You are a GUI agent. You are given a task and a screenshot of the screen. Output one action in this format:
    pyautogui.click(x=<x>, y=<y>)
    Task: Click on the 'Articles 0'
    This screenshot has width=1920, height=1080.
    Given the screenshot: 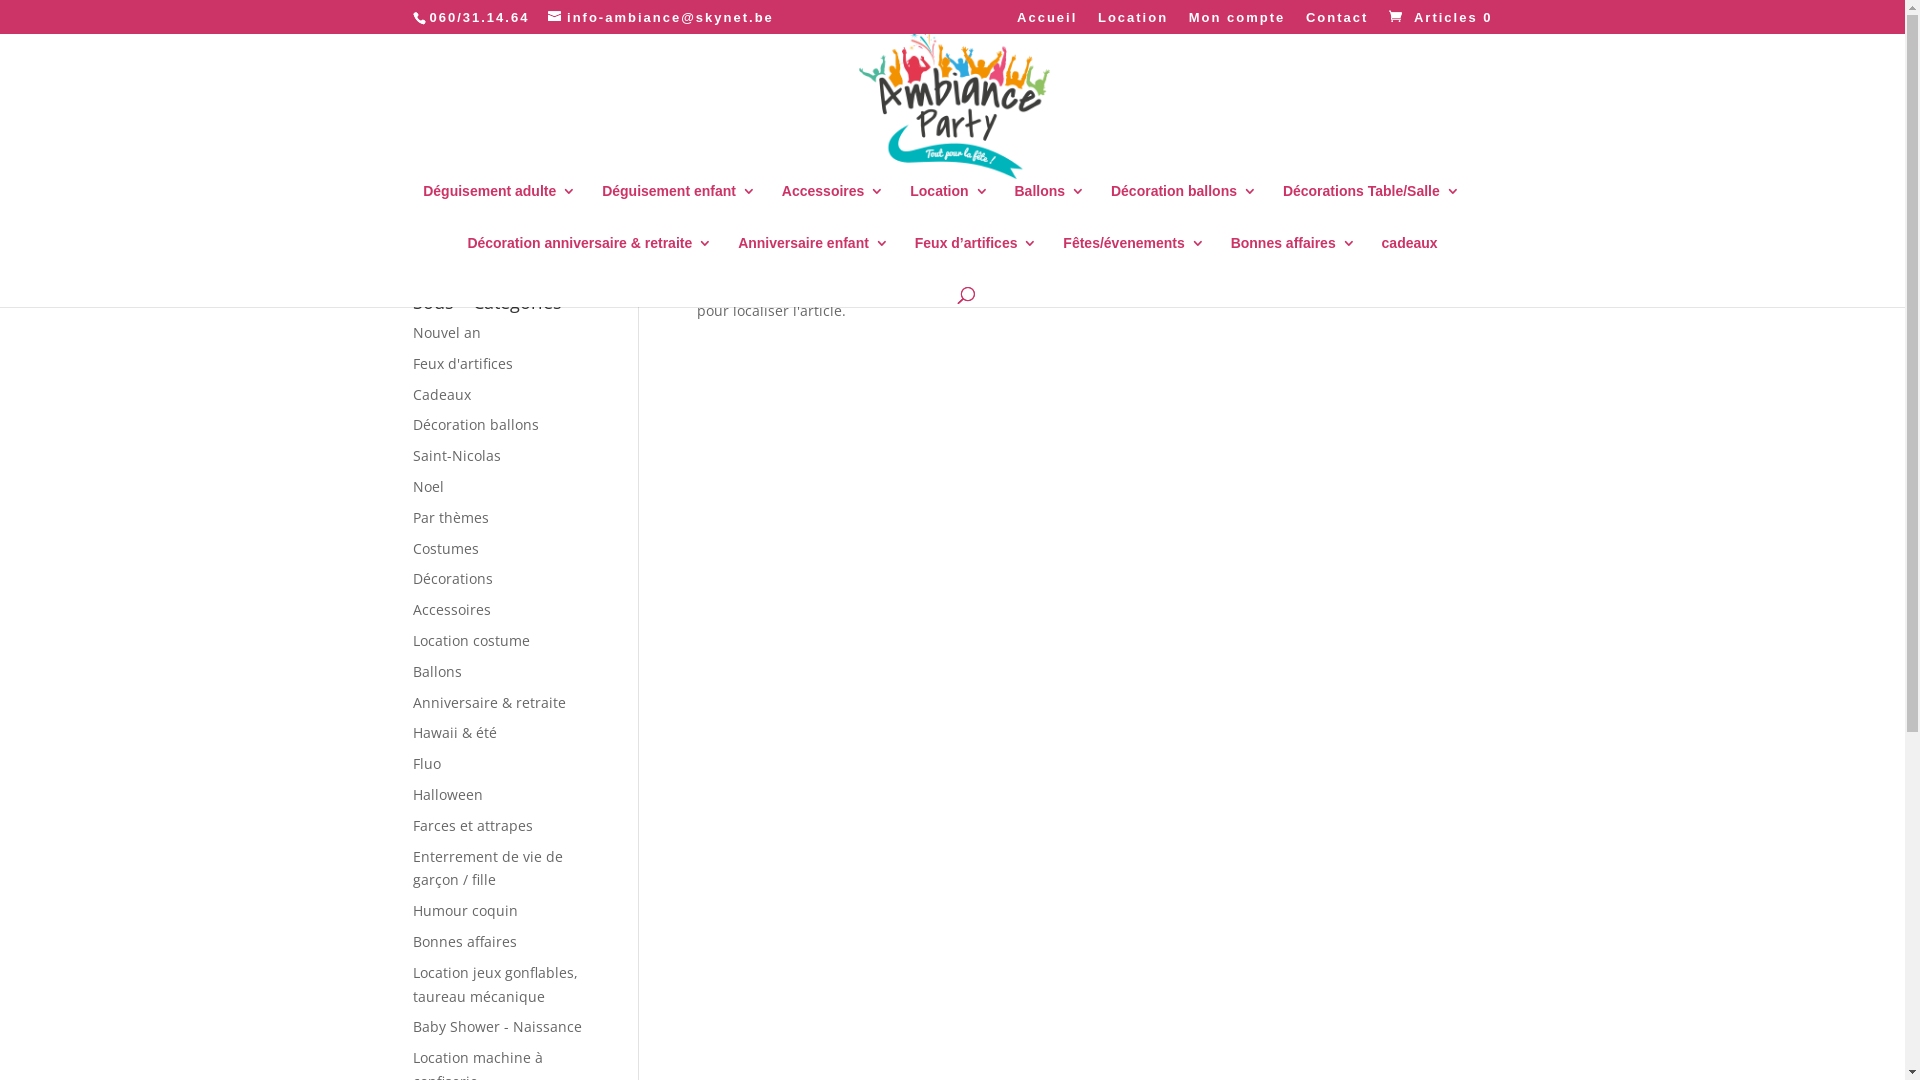 What is the action you would take?
    pyautogui.click(x=1381, y=17)
    